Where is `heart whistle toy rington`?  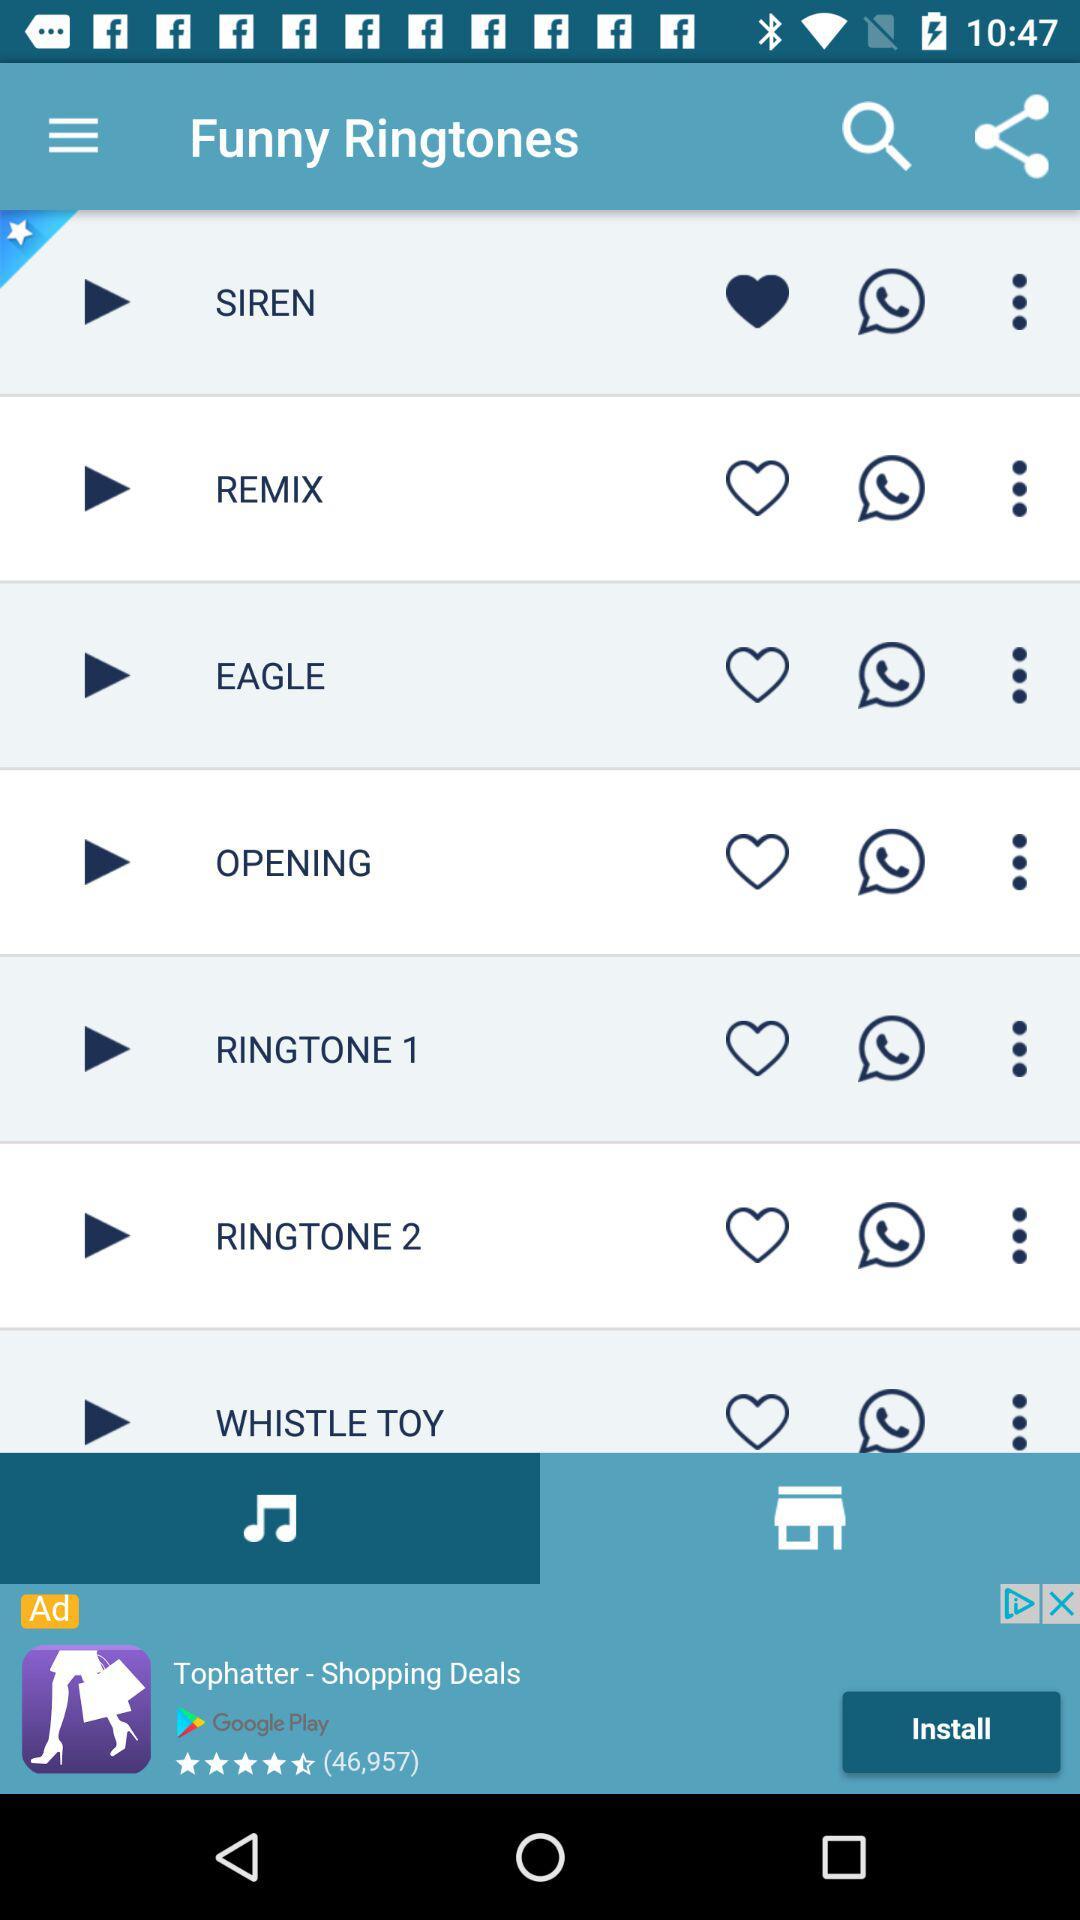
heart whistle toy rington is located at coordinates (757, 1415).